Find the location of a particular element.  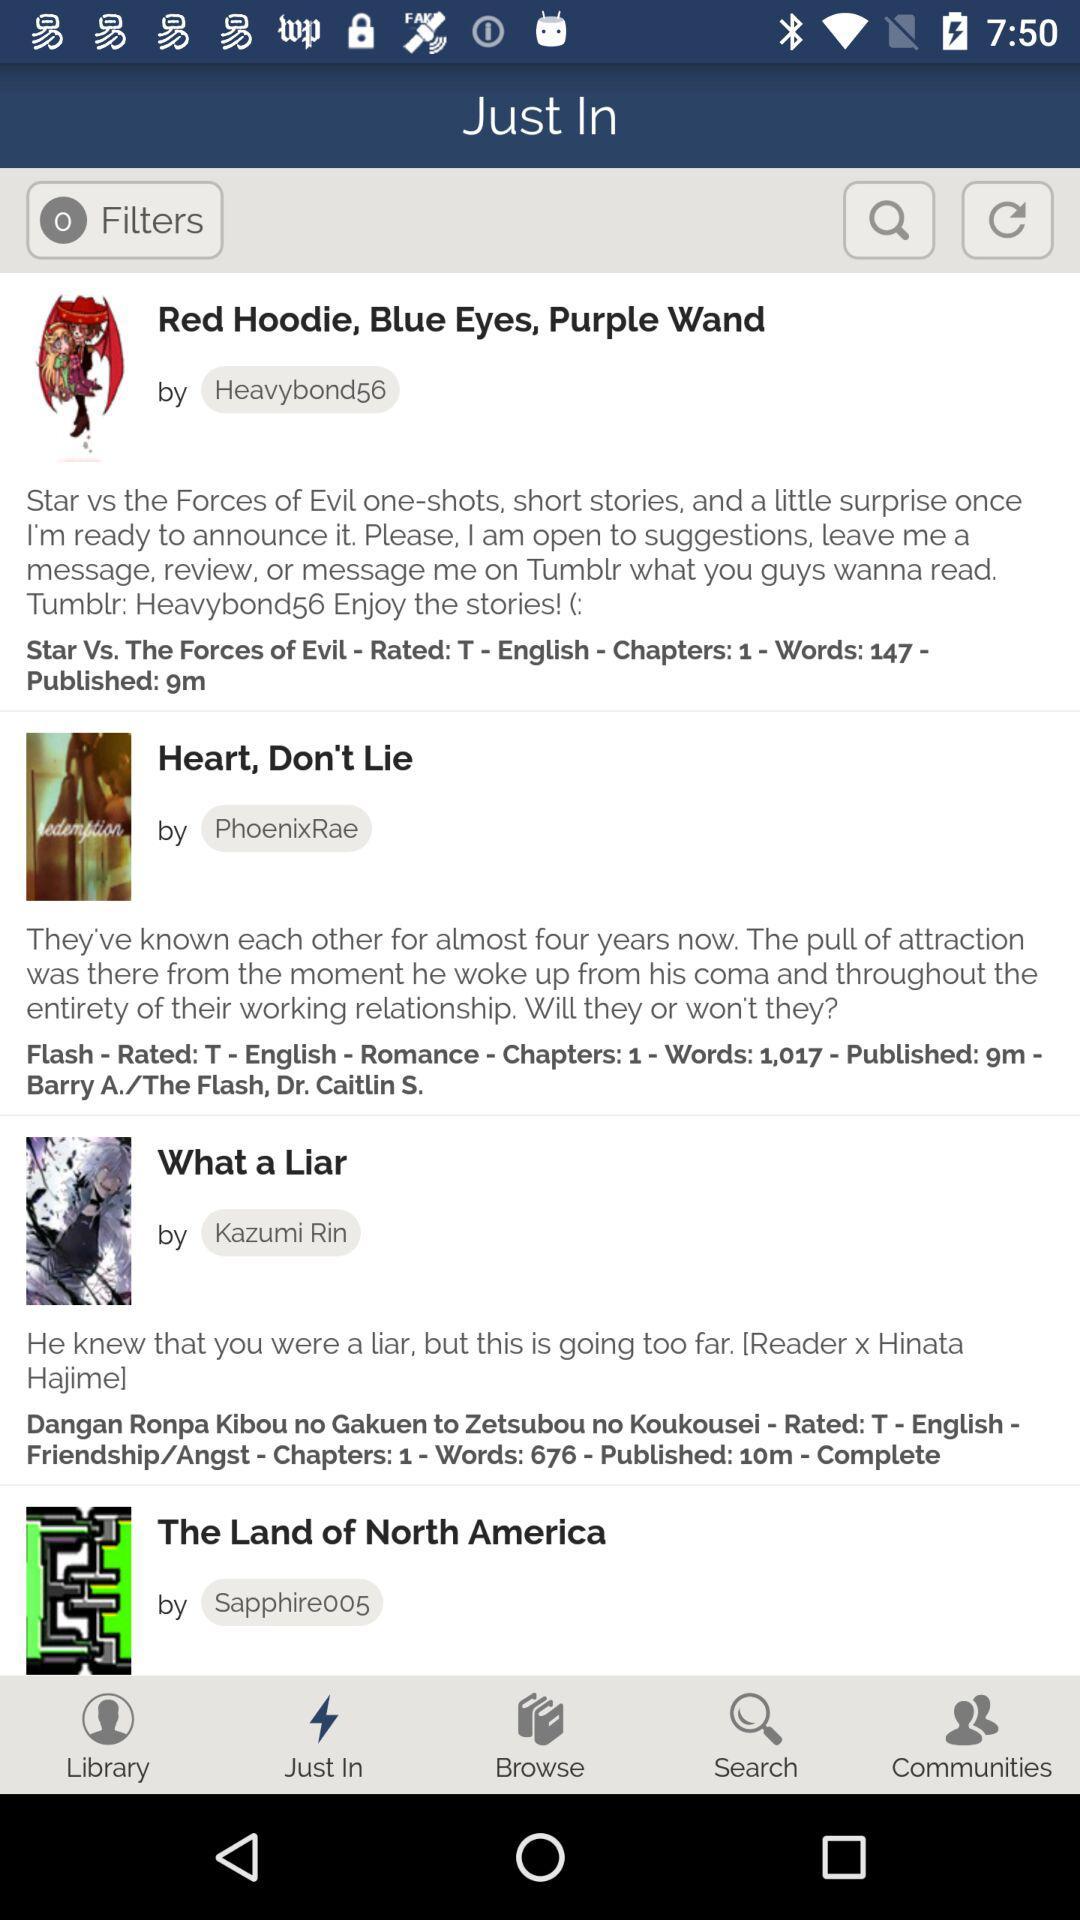

item to the right of by item is located at coordinates (280, 1231).